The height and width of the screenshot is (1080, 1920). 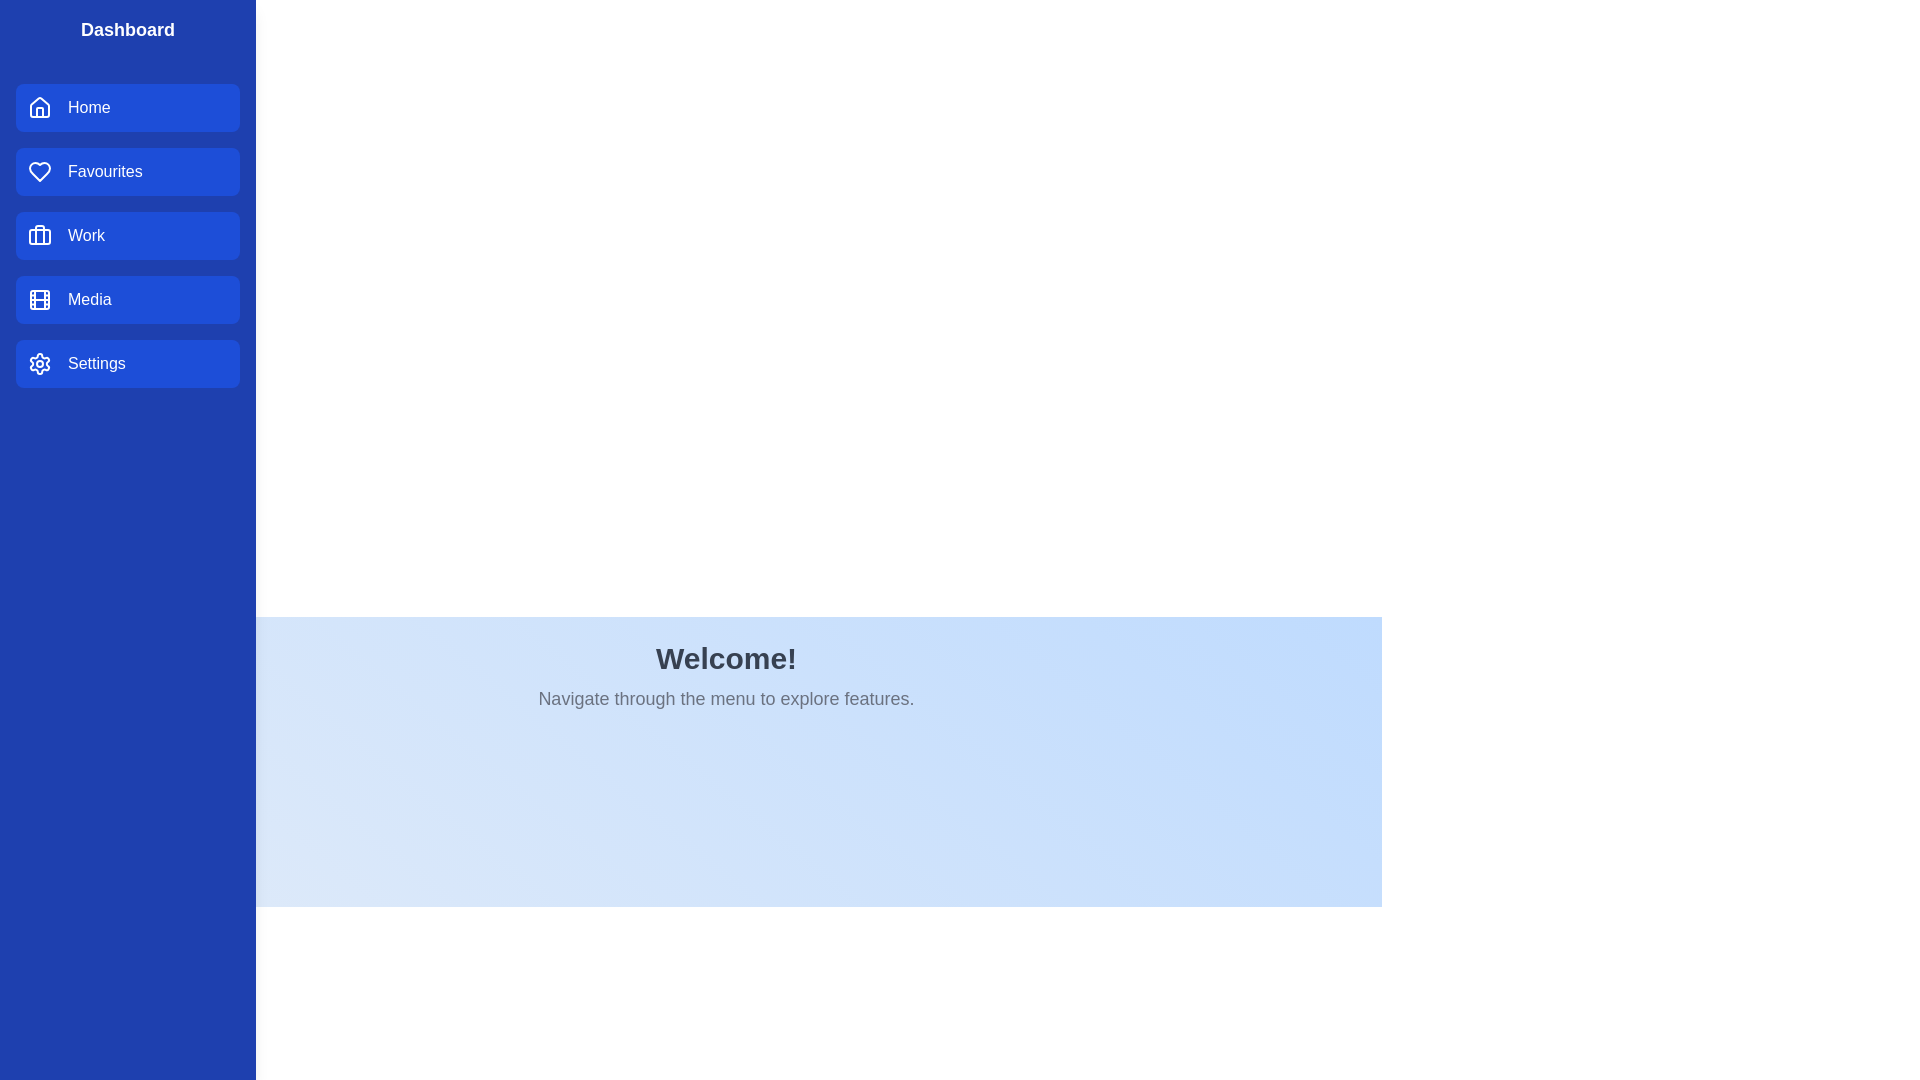 I want to click on the category Media from the sidebar menu, so click(x=127, y=300).